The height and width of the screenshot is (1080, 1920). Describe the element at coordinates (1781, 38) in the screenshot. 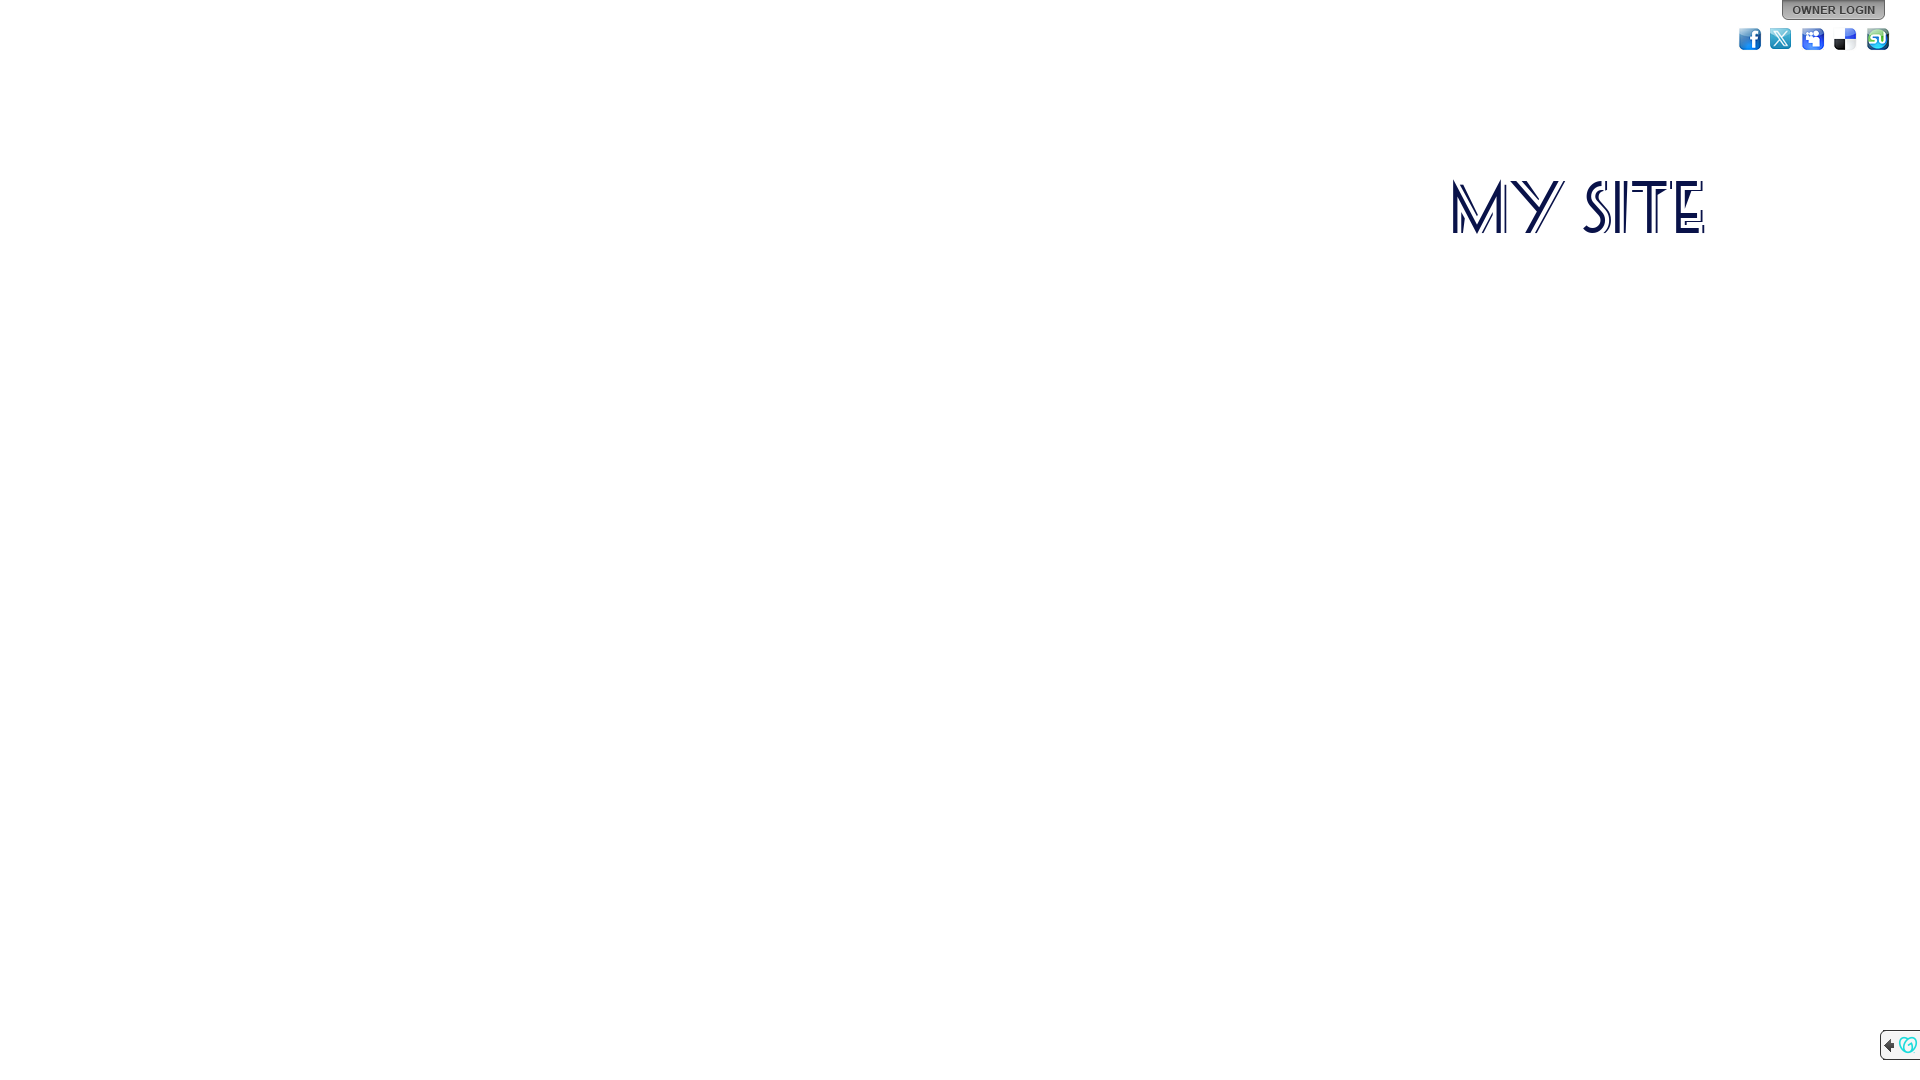

I see `'Twitter'` at that location.